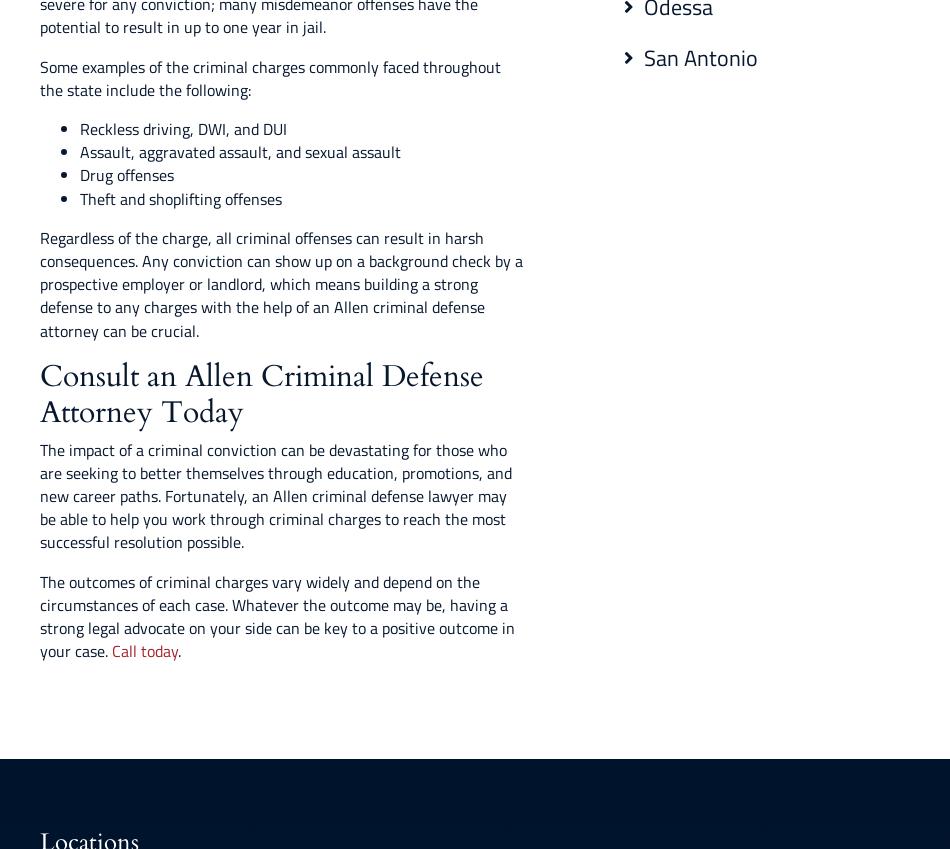  Describe the element at coordinates (144, 651) in the screenshot. I see `'Call today'` at that location.